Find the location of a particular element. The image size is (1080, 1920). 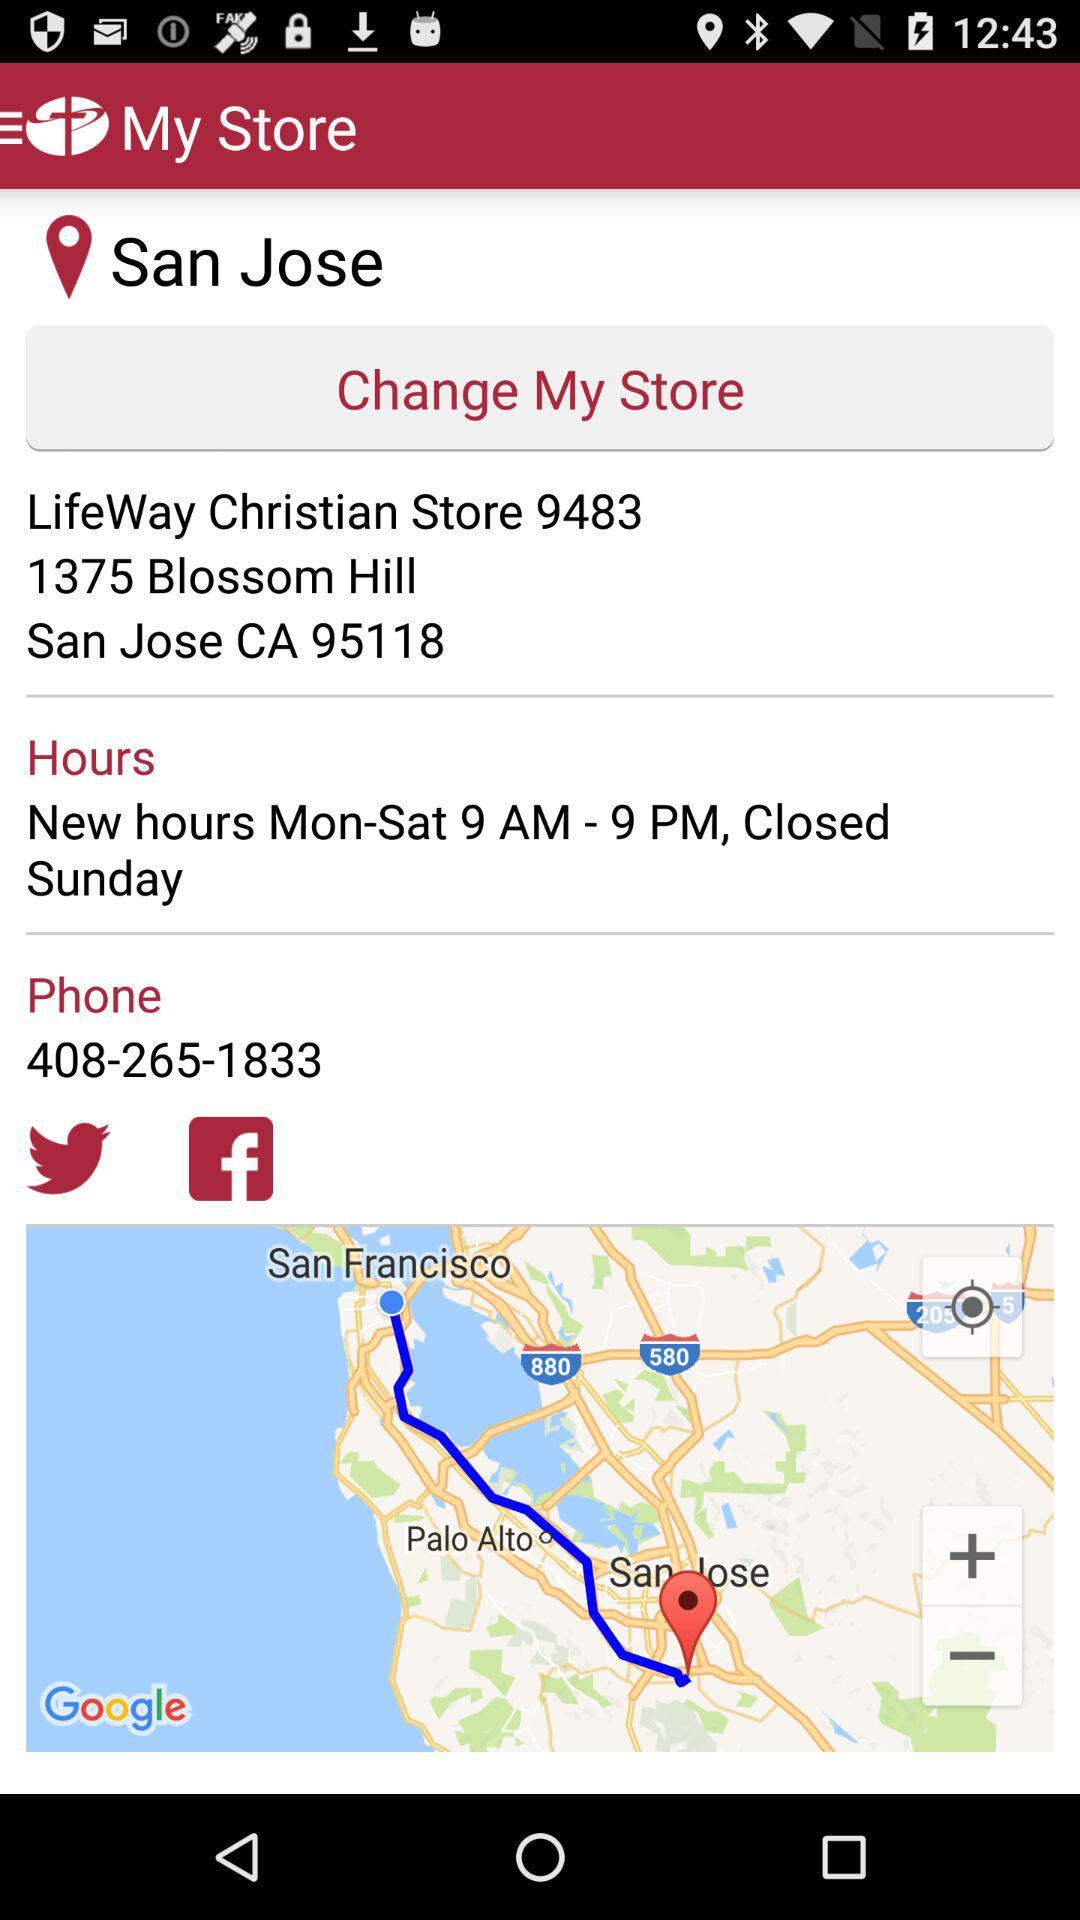

icon below the 408-265-1833 app is located at coordinates (230, 1158).